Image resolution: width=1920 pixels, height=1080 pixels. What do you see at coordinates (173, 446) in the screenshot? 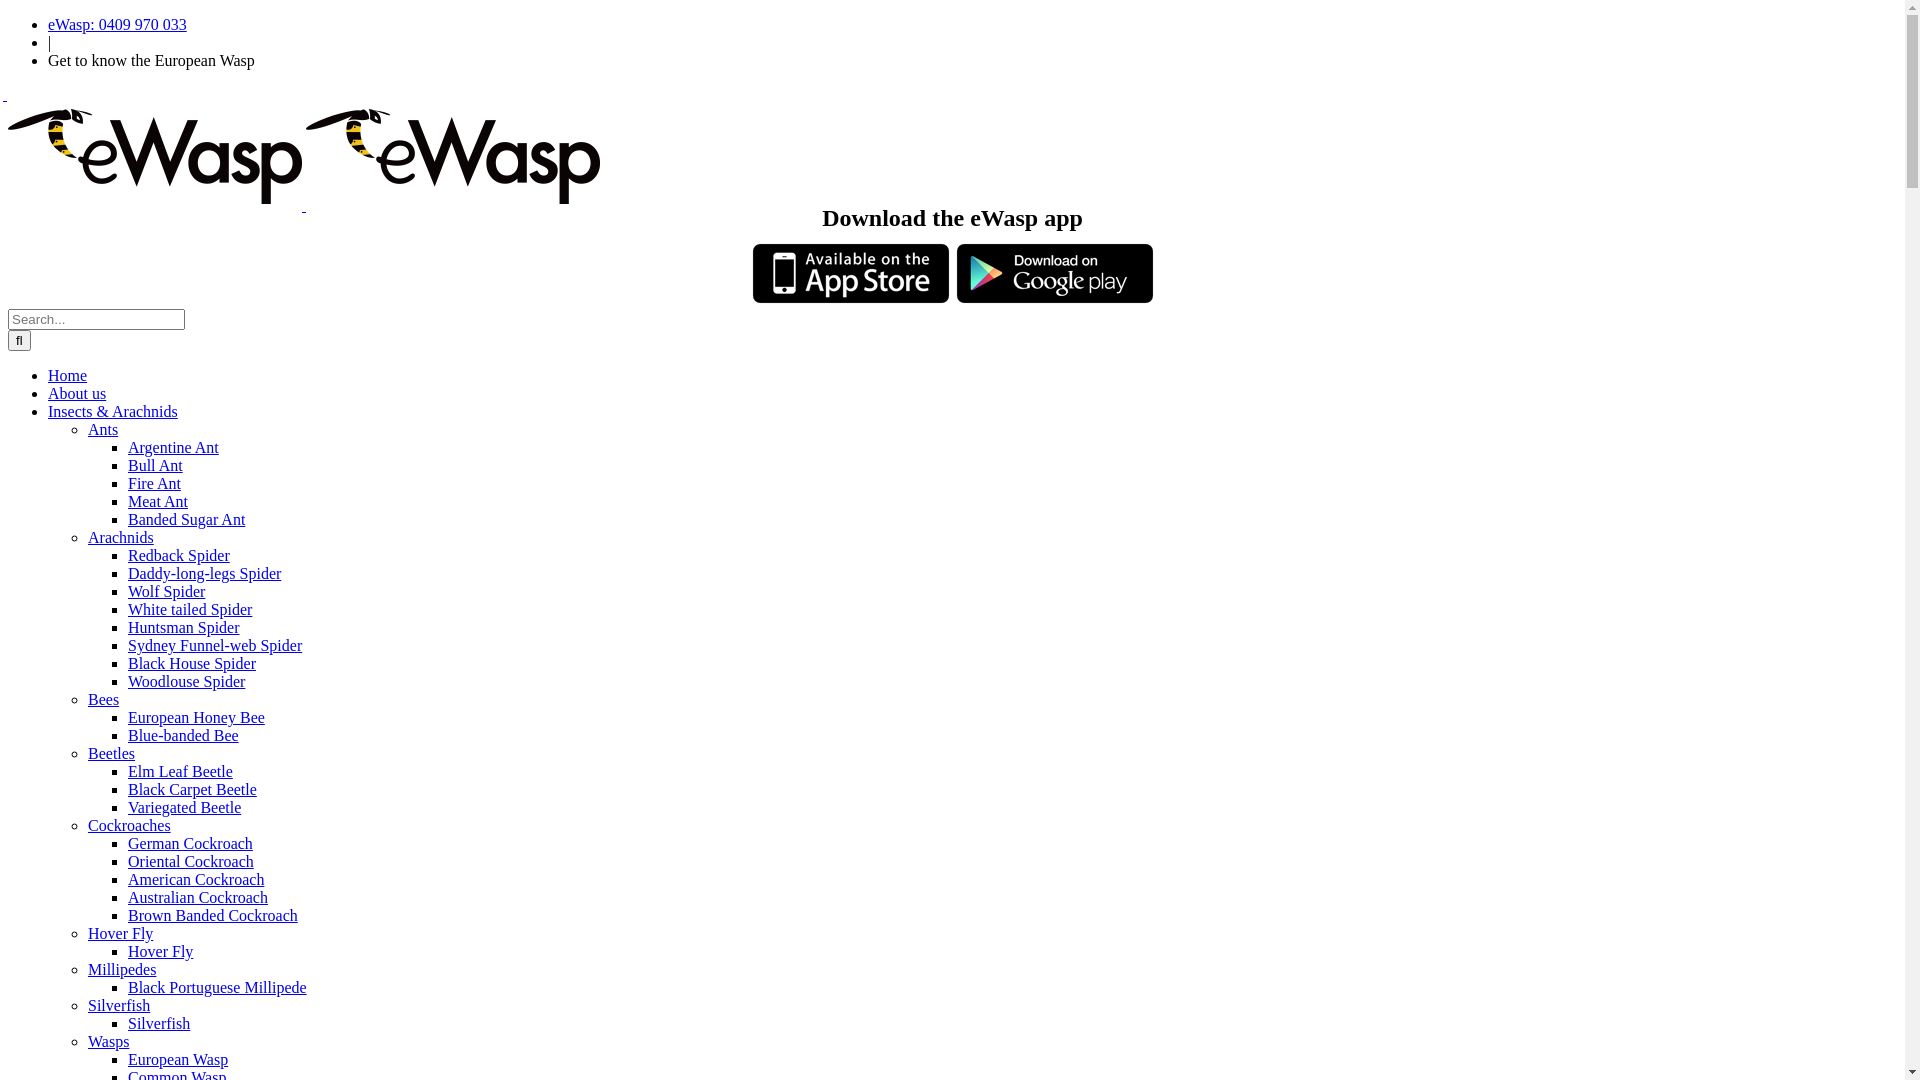
I see `'Argentine Ant'` at bounding box center [173, 446].